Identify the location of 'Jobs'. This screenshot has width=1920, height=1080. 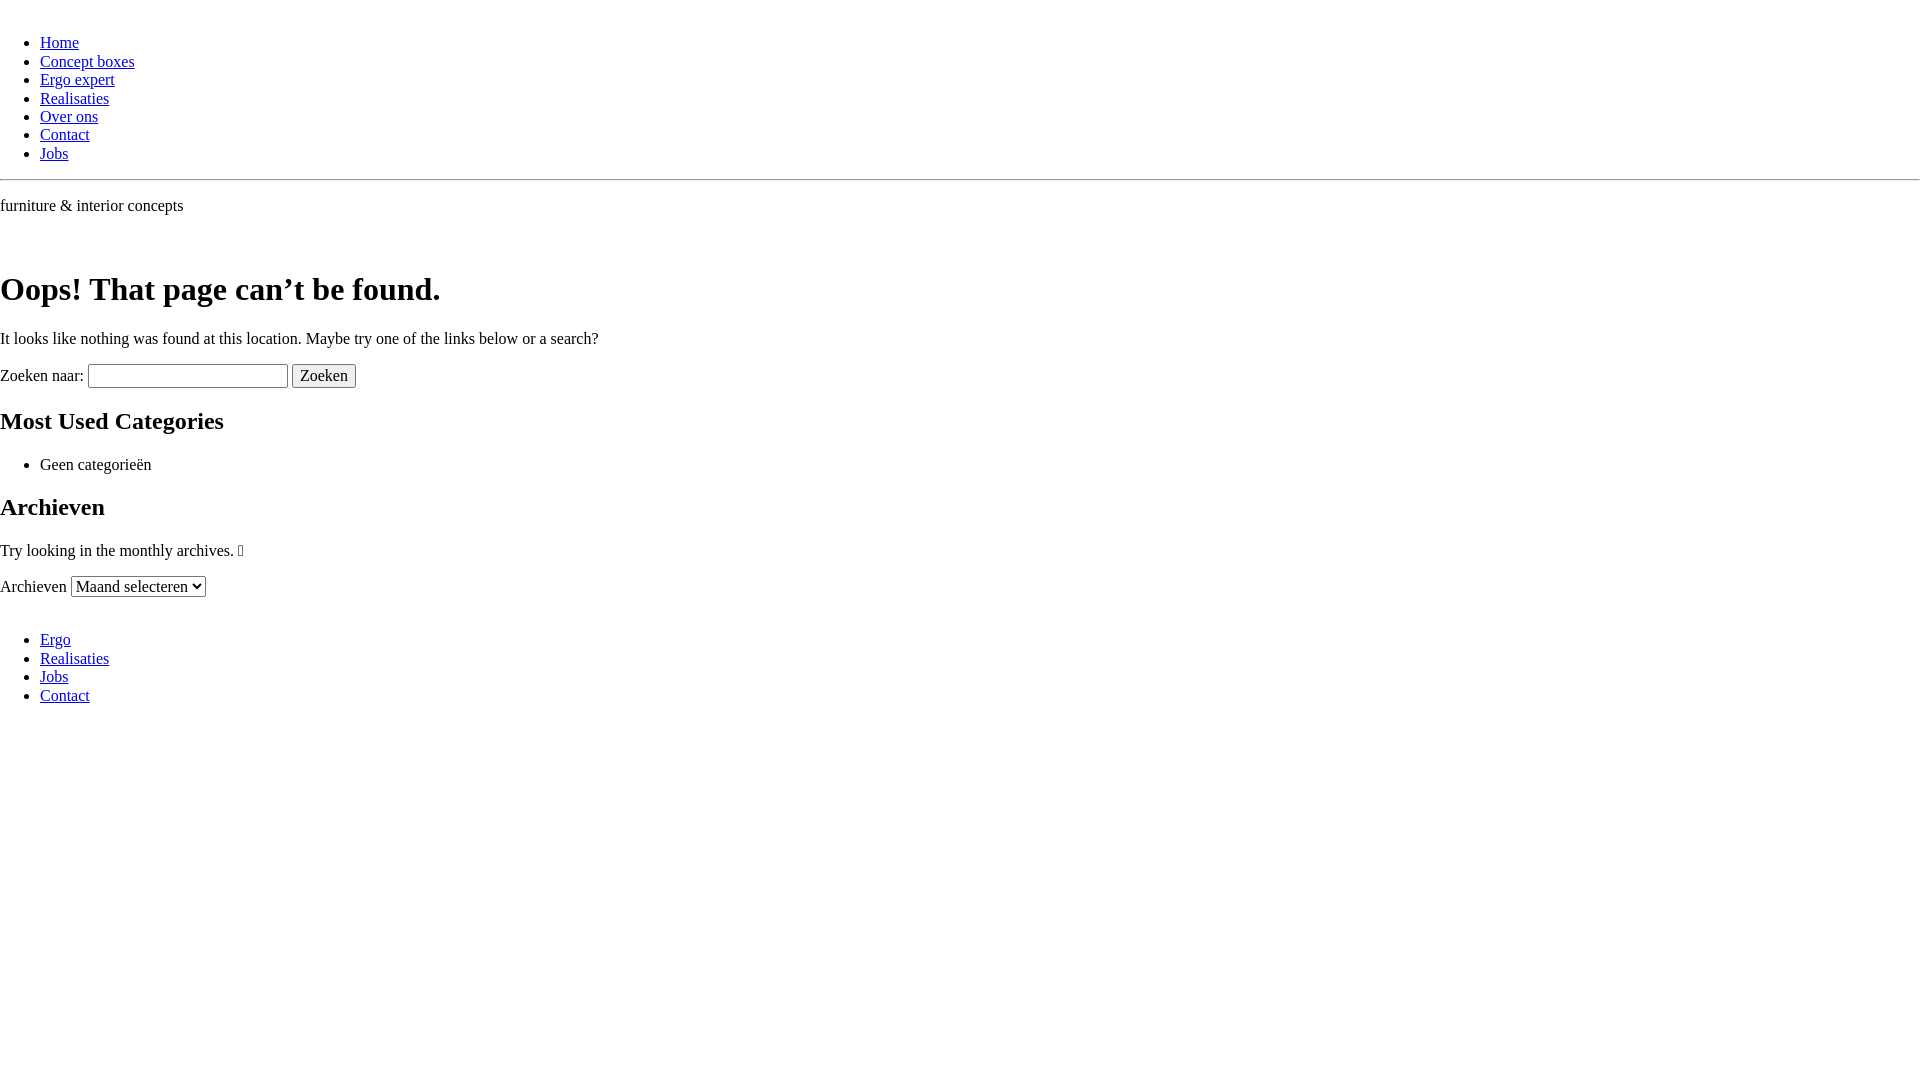
(53, 675).